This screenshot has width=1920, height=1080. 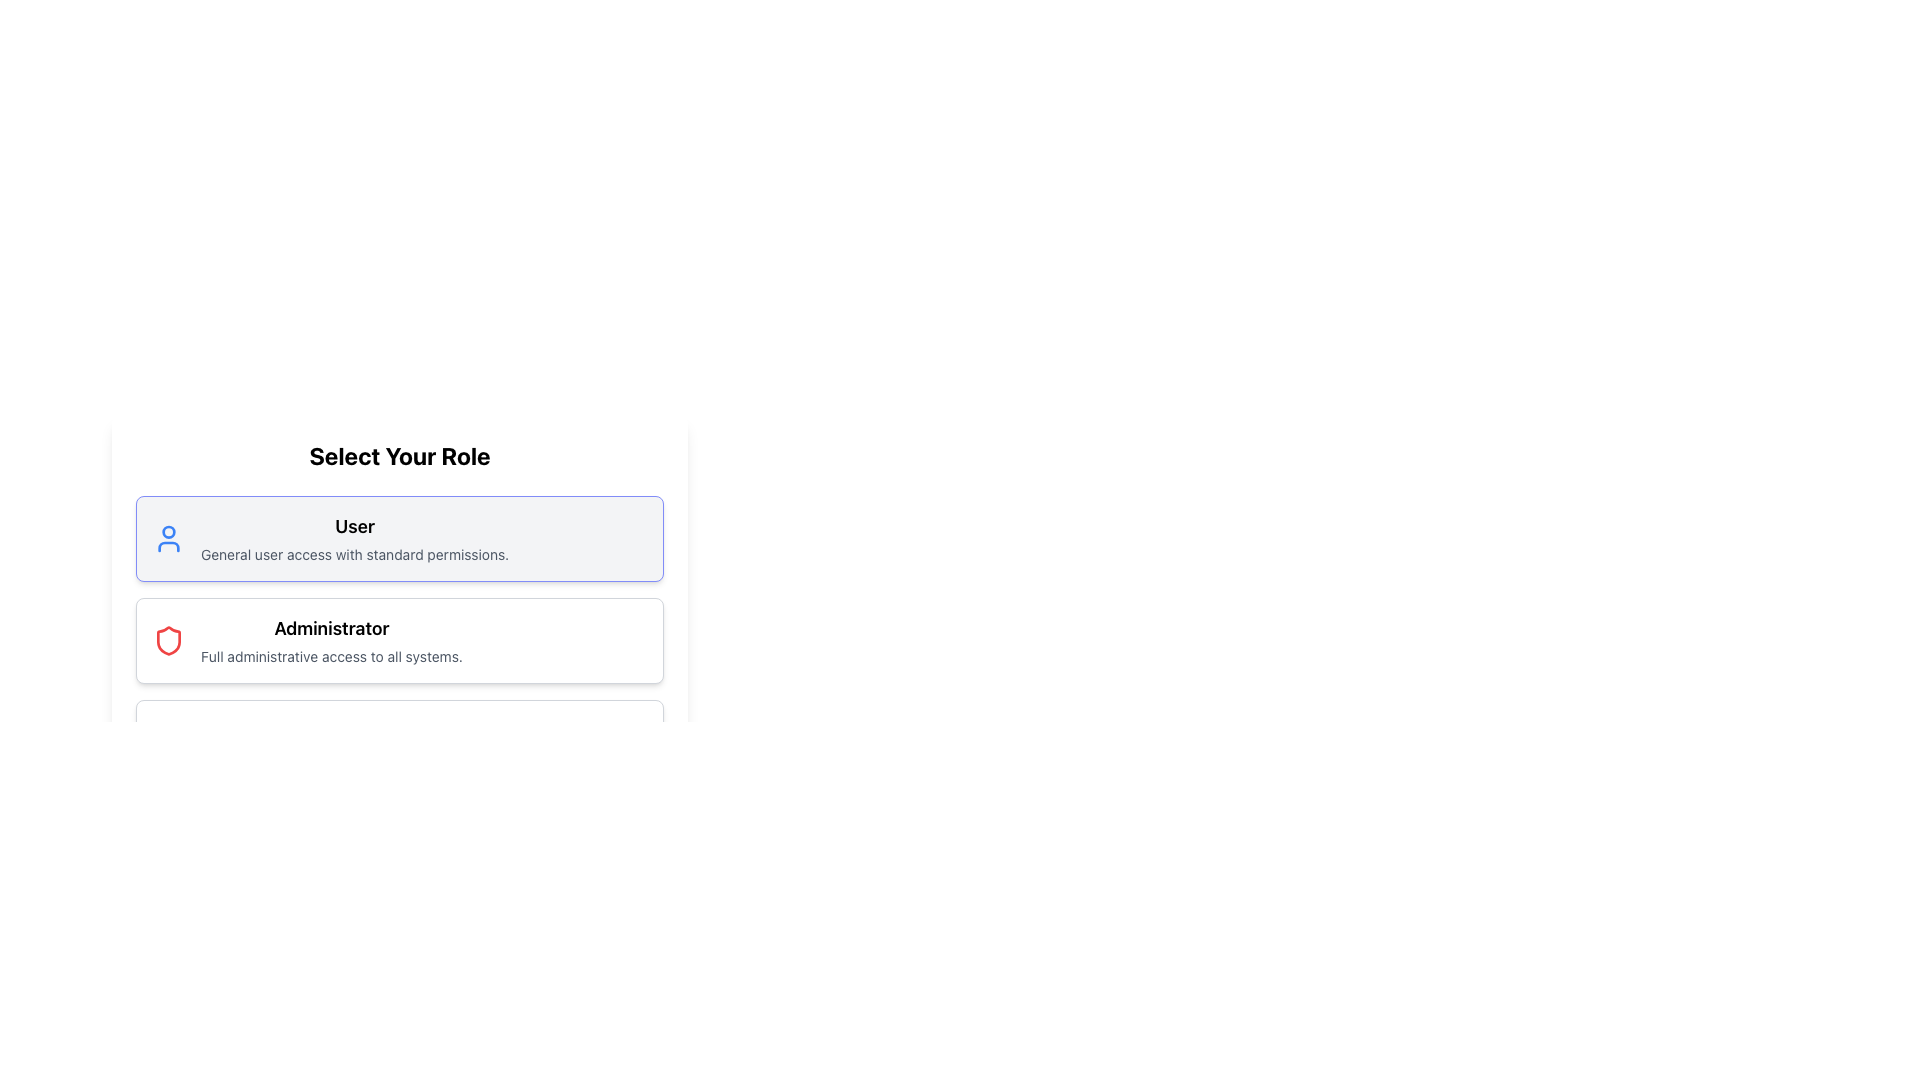 What do you see at coordinates (399, 455) in the screenshot?
I see `the static text header that guides users through the role selection section, positioned above the selectable role items` at bounding box center [399, 455].